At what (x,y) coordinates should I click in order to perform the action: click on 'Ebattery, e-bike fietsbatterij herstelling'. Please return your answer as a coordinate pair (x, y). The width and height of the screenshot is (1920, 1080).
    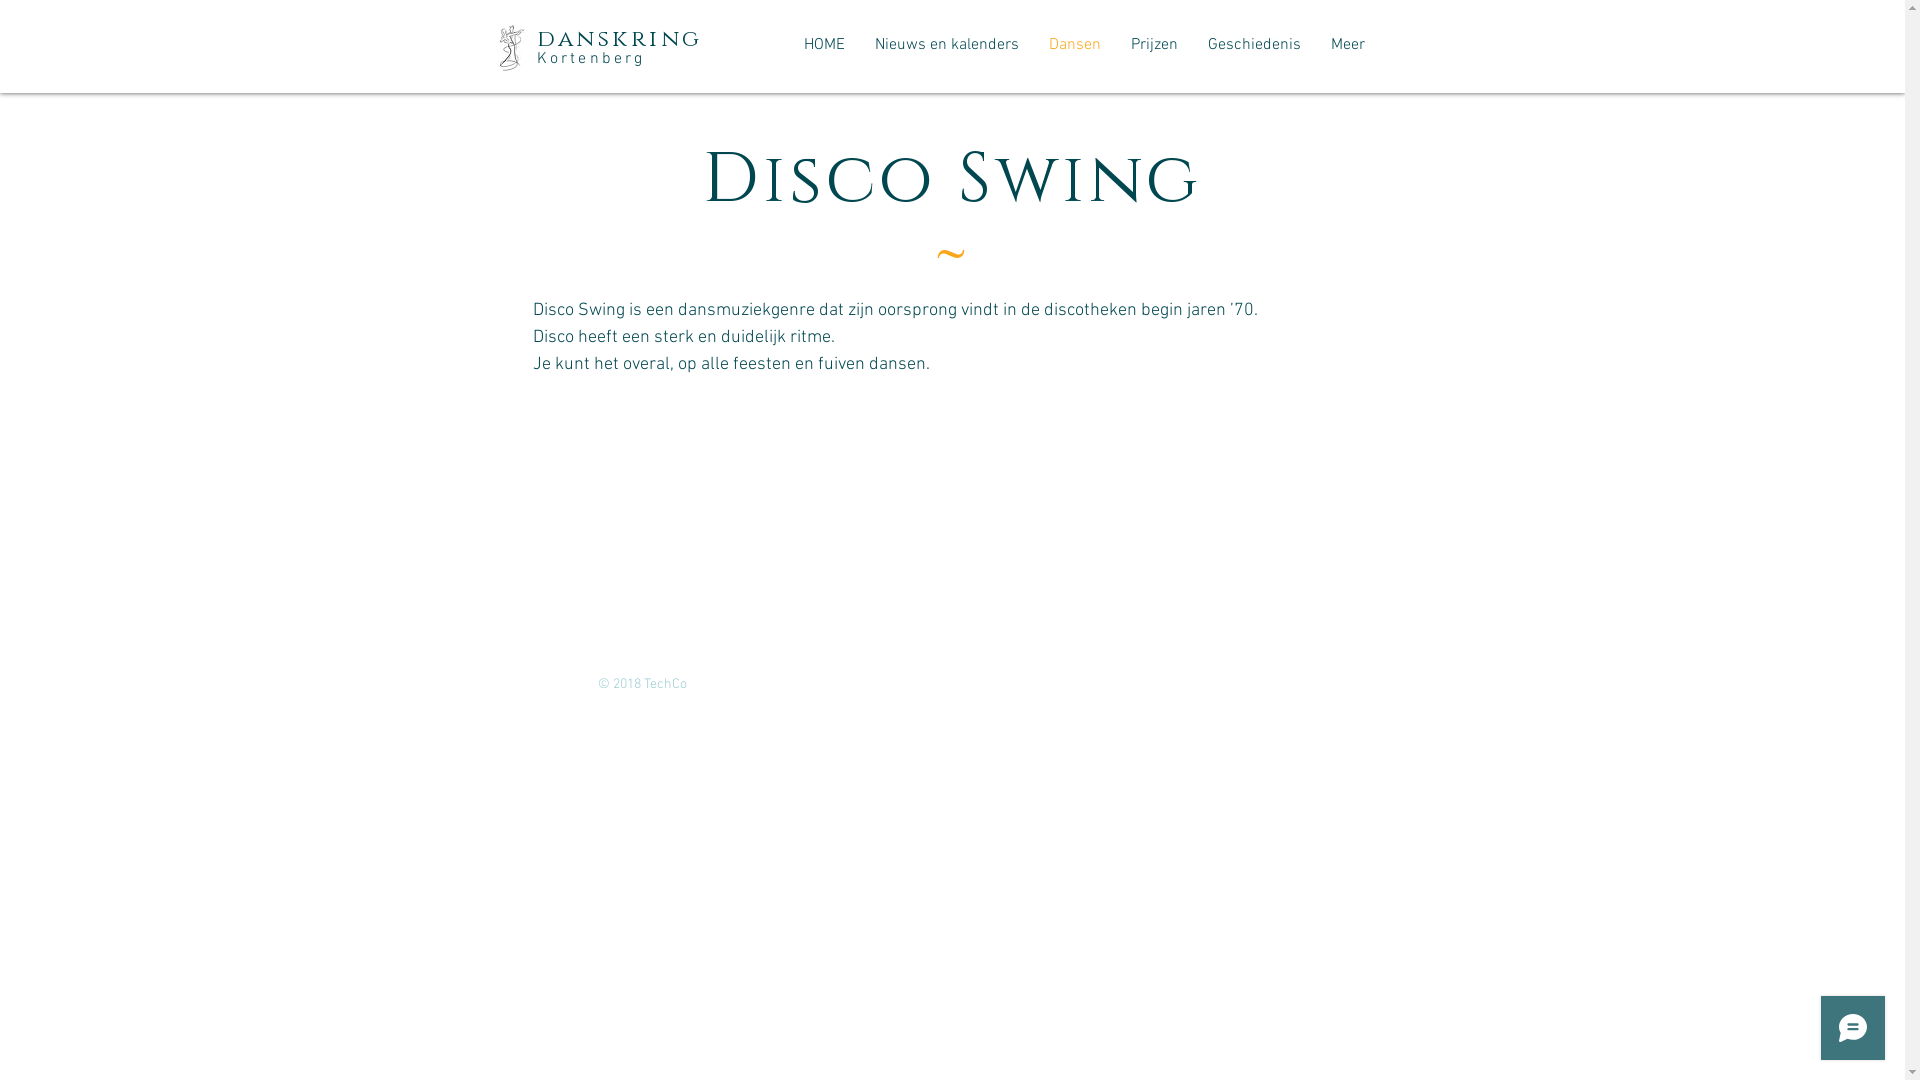
    Looking at the image, I should click on (1008, 683).